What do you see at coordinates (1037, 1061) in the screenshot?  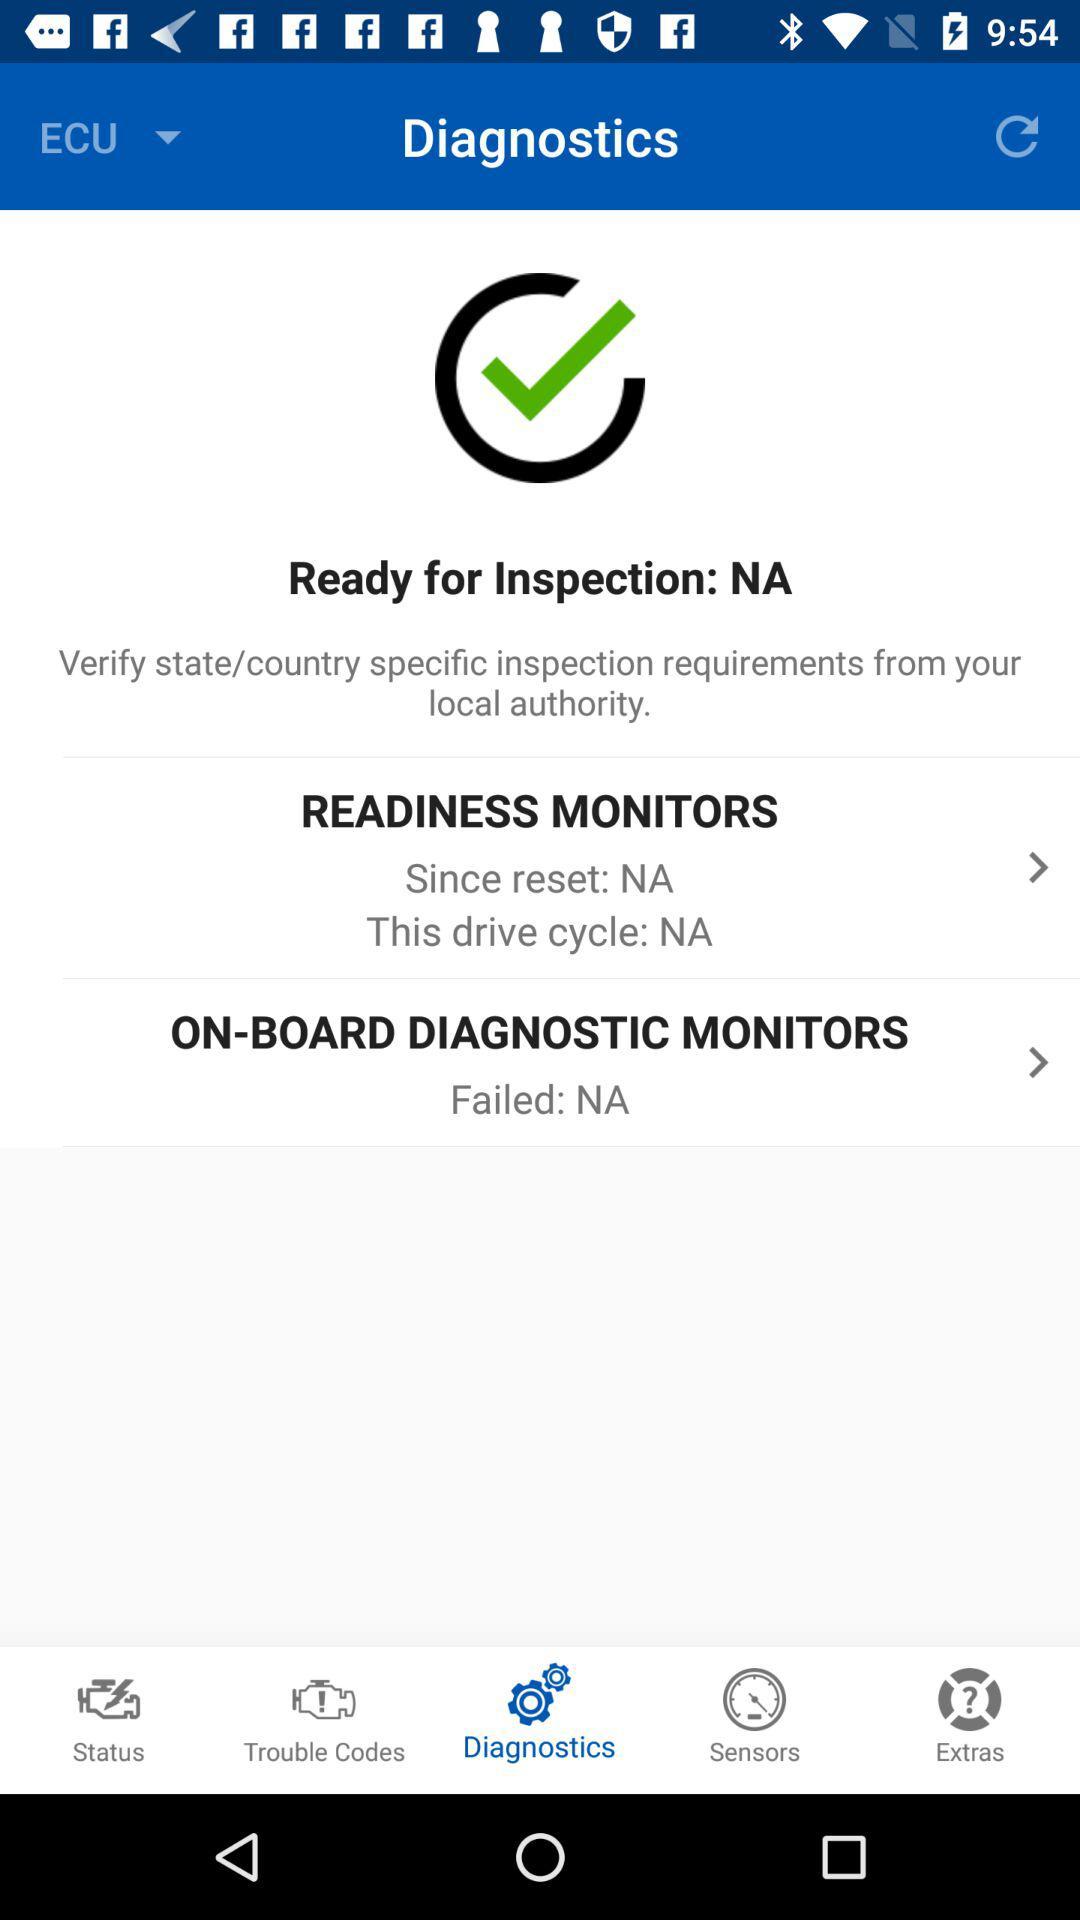 I see `the arrow icon from the bottom` at bounding box center [1037, 1061].